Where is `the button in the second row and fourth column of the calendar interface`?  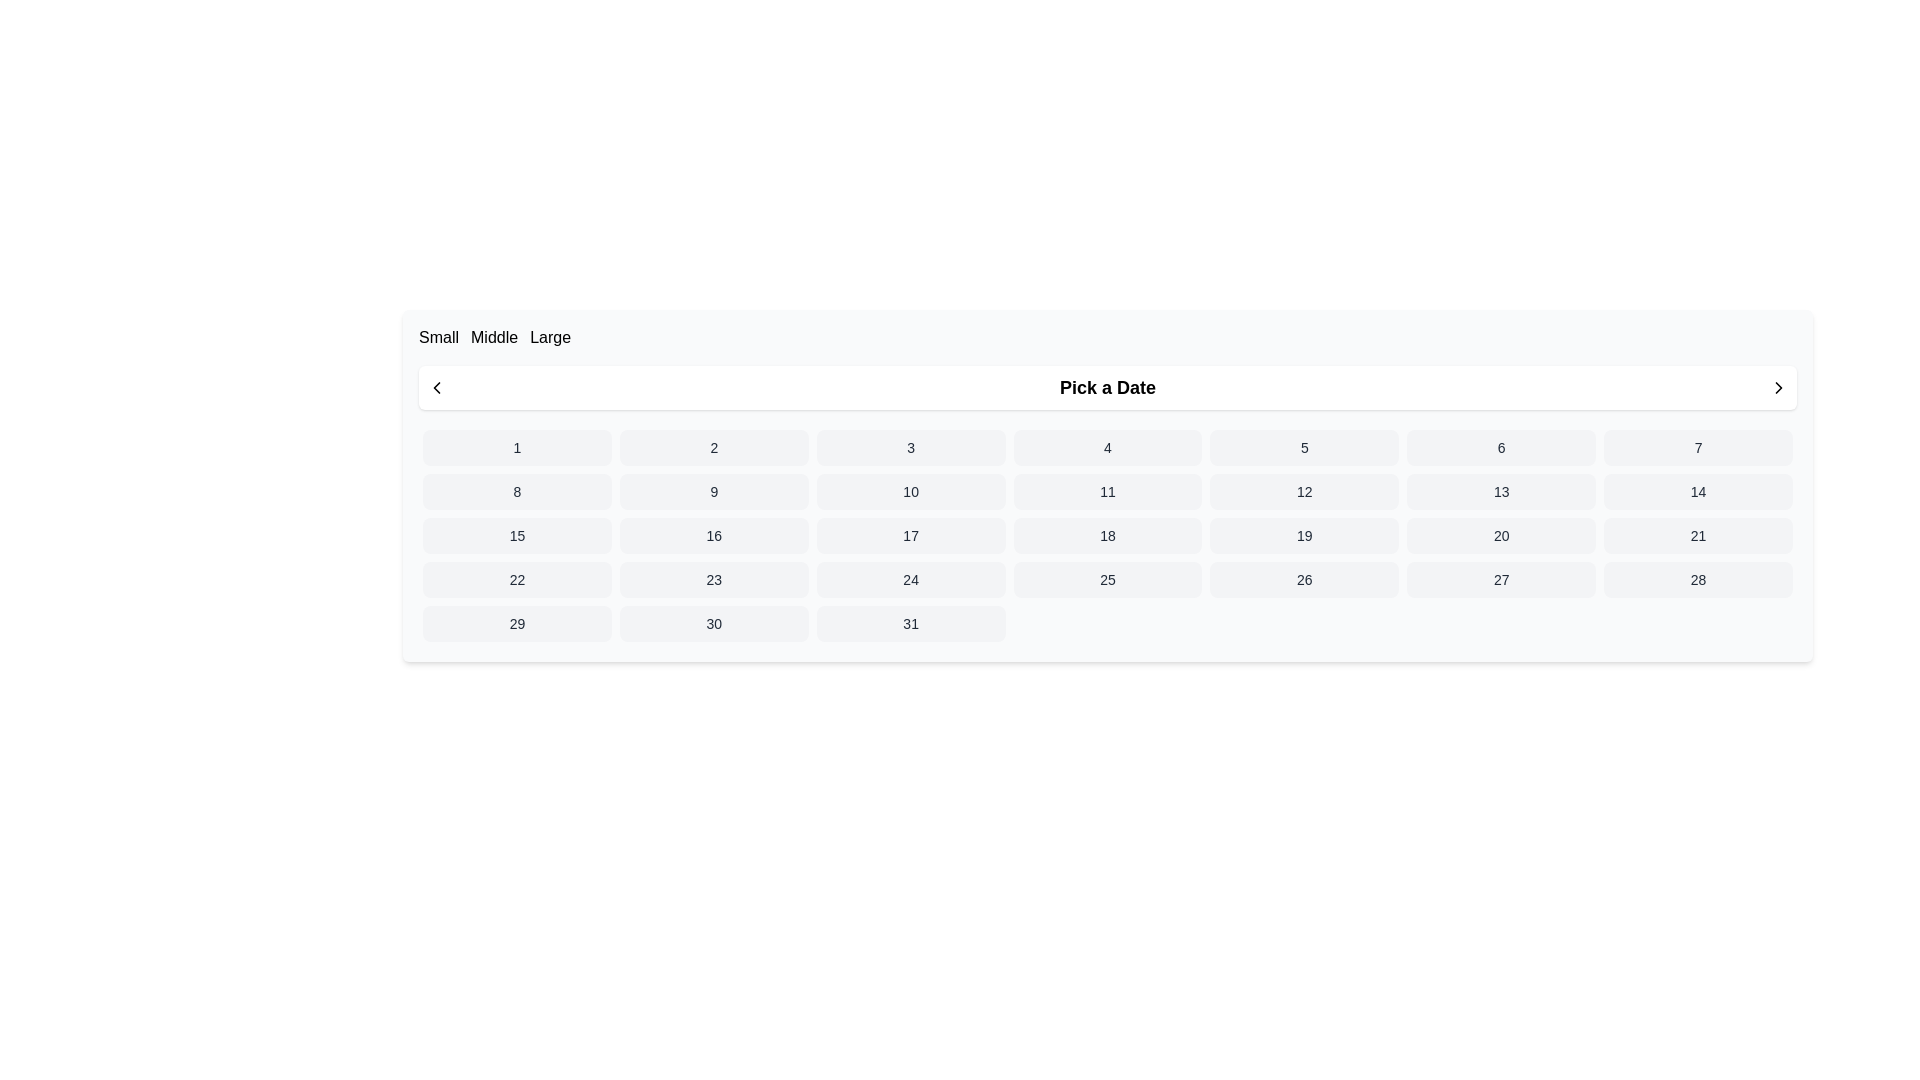
the button in the second row and fourth column of the calendar interface is located at coordinates (1107, 492).